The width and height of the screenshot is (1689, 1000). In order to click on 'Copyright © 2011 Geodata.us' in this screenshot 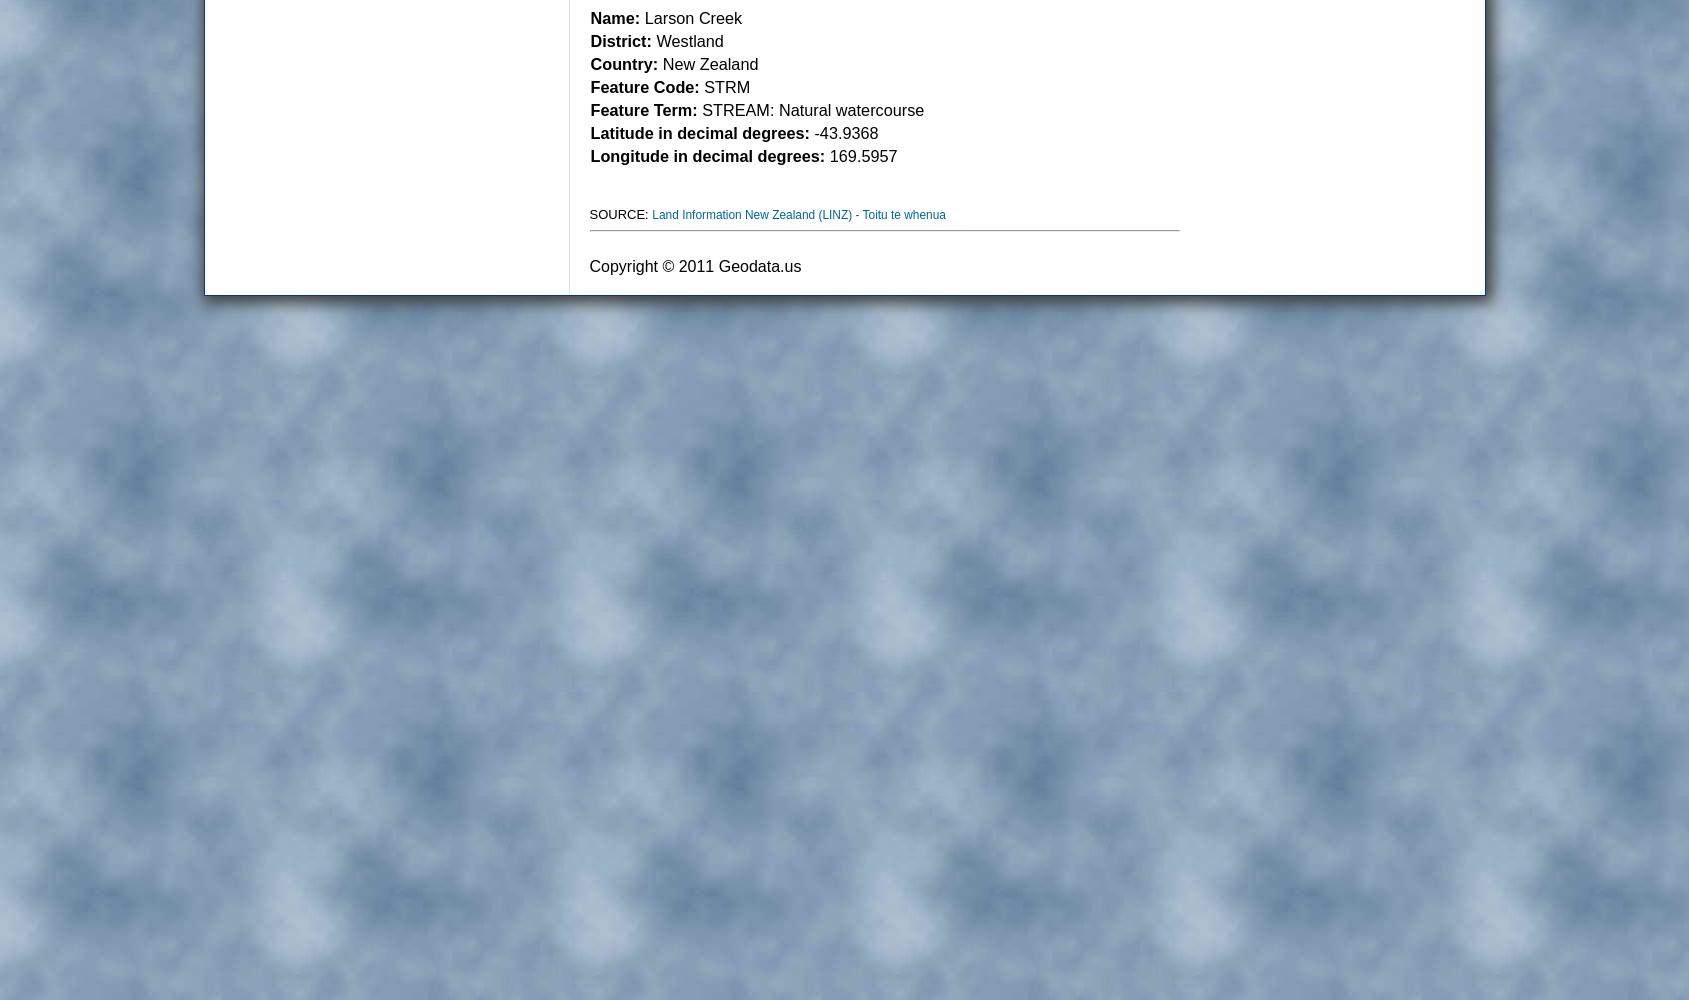, I will do `click(695, 266)`.